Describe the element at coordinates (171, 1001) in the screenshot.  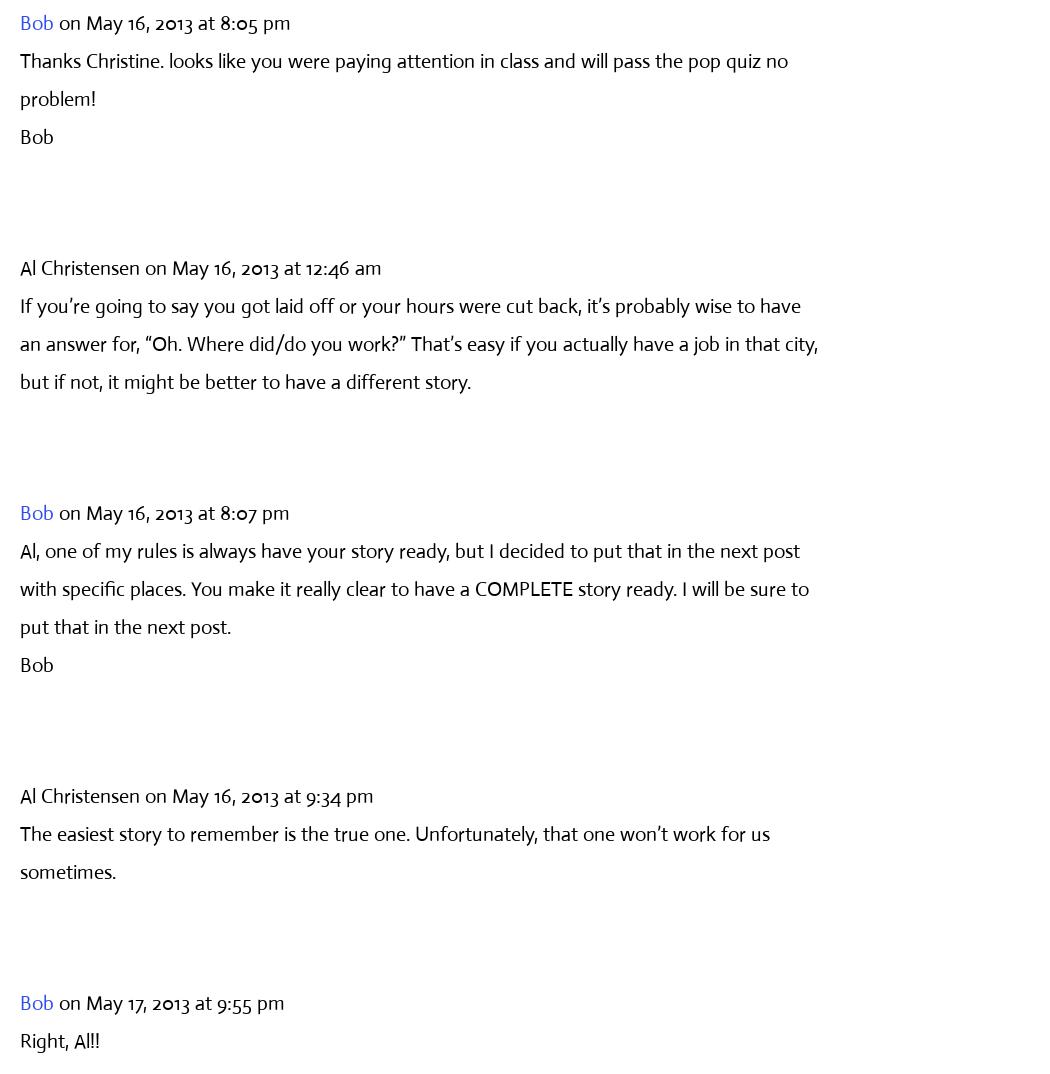
I see `'on May 17, 2013 at 9:55 pm'` at that location.